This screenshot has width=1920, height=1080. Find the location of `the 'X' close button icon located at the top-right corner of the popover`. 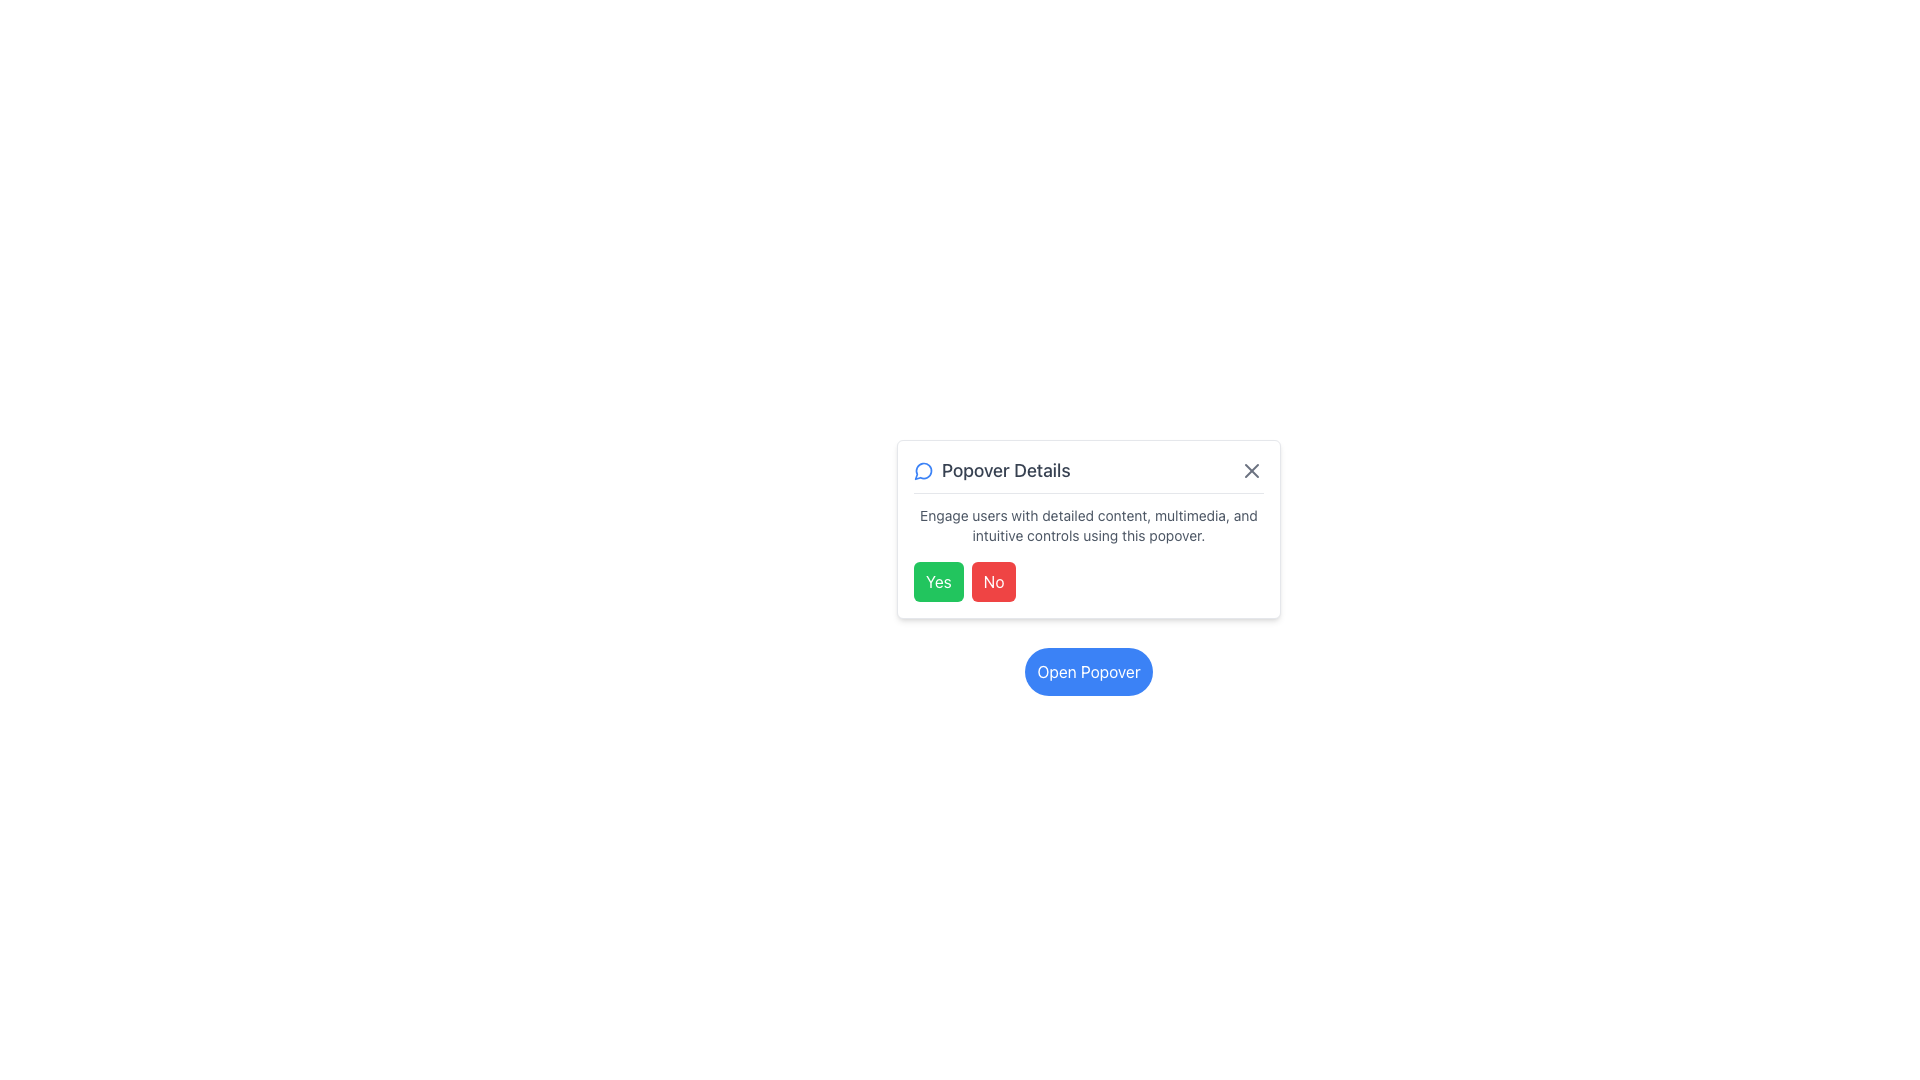

the 'X' close button icon located at the top-right corner of the popover is located at coordinates (1251, 470).